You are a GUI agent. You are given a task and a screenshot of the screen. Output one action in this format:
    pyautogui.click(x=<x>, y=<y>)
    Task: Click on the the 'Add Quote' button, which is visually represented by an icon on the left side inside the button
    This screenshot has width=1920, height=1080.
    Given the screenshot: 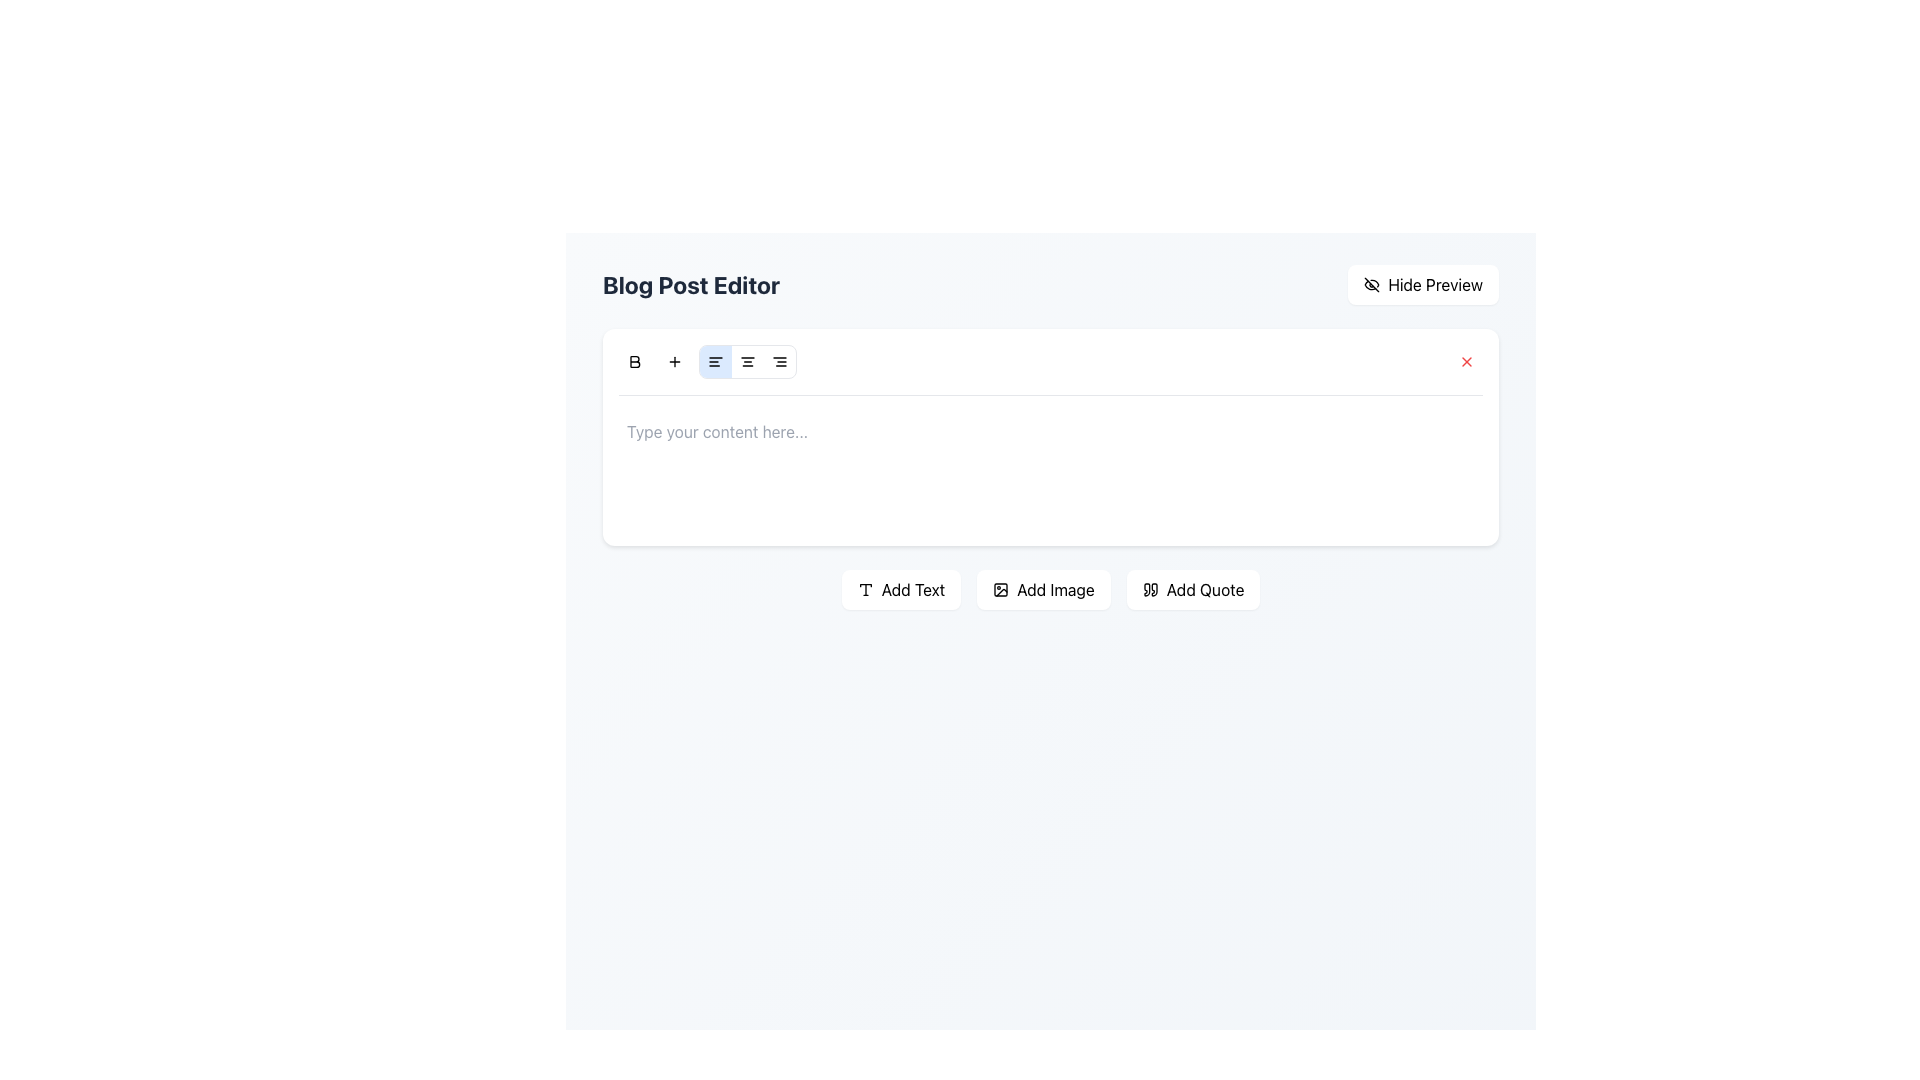 What is the action you would take?
    pyautogui.click(x=1150, y=589)
    